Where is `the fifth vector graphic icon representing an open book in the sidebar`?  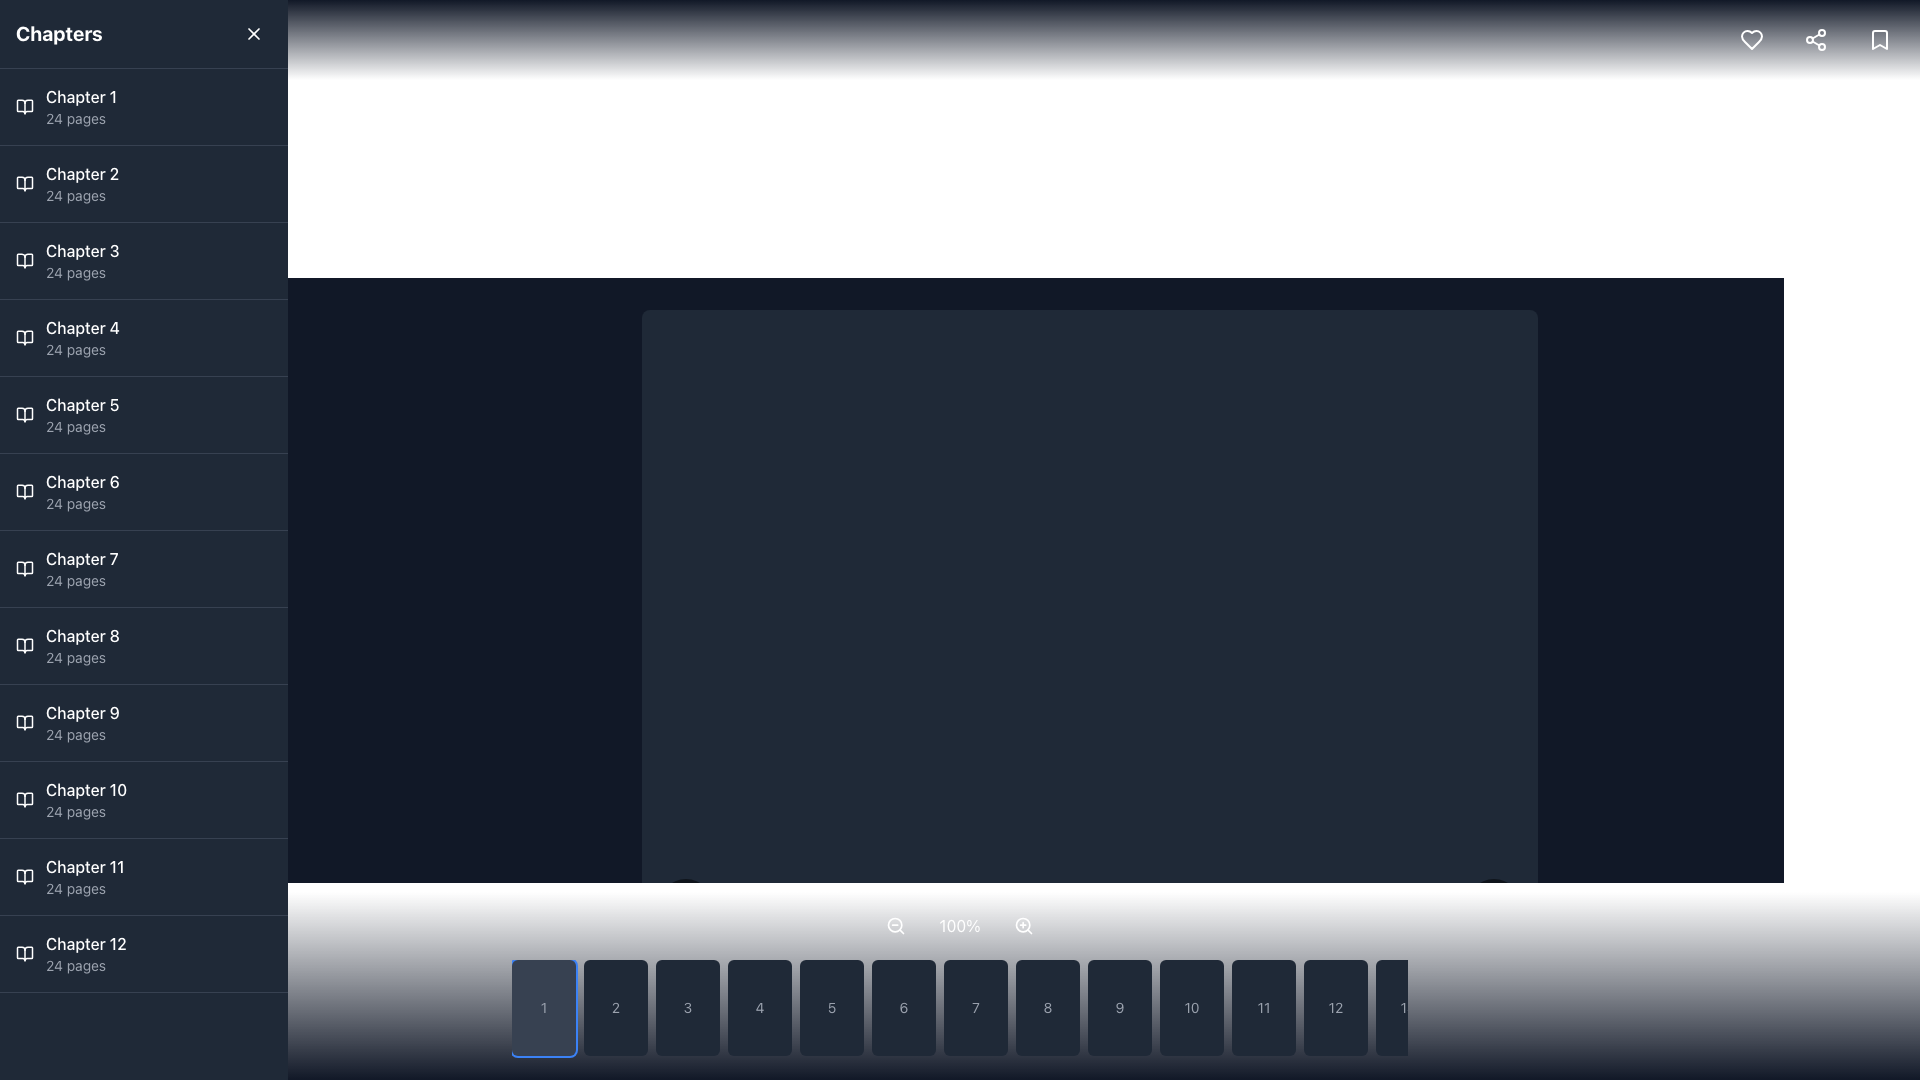 the fifth vector graphic icon representing an open book in the sidebar is located at coordinates (24, 414).